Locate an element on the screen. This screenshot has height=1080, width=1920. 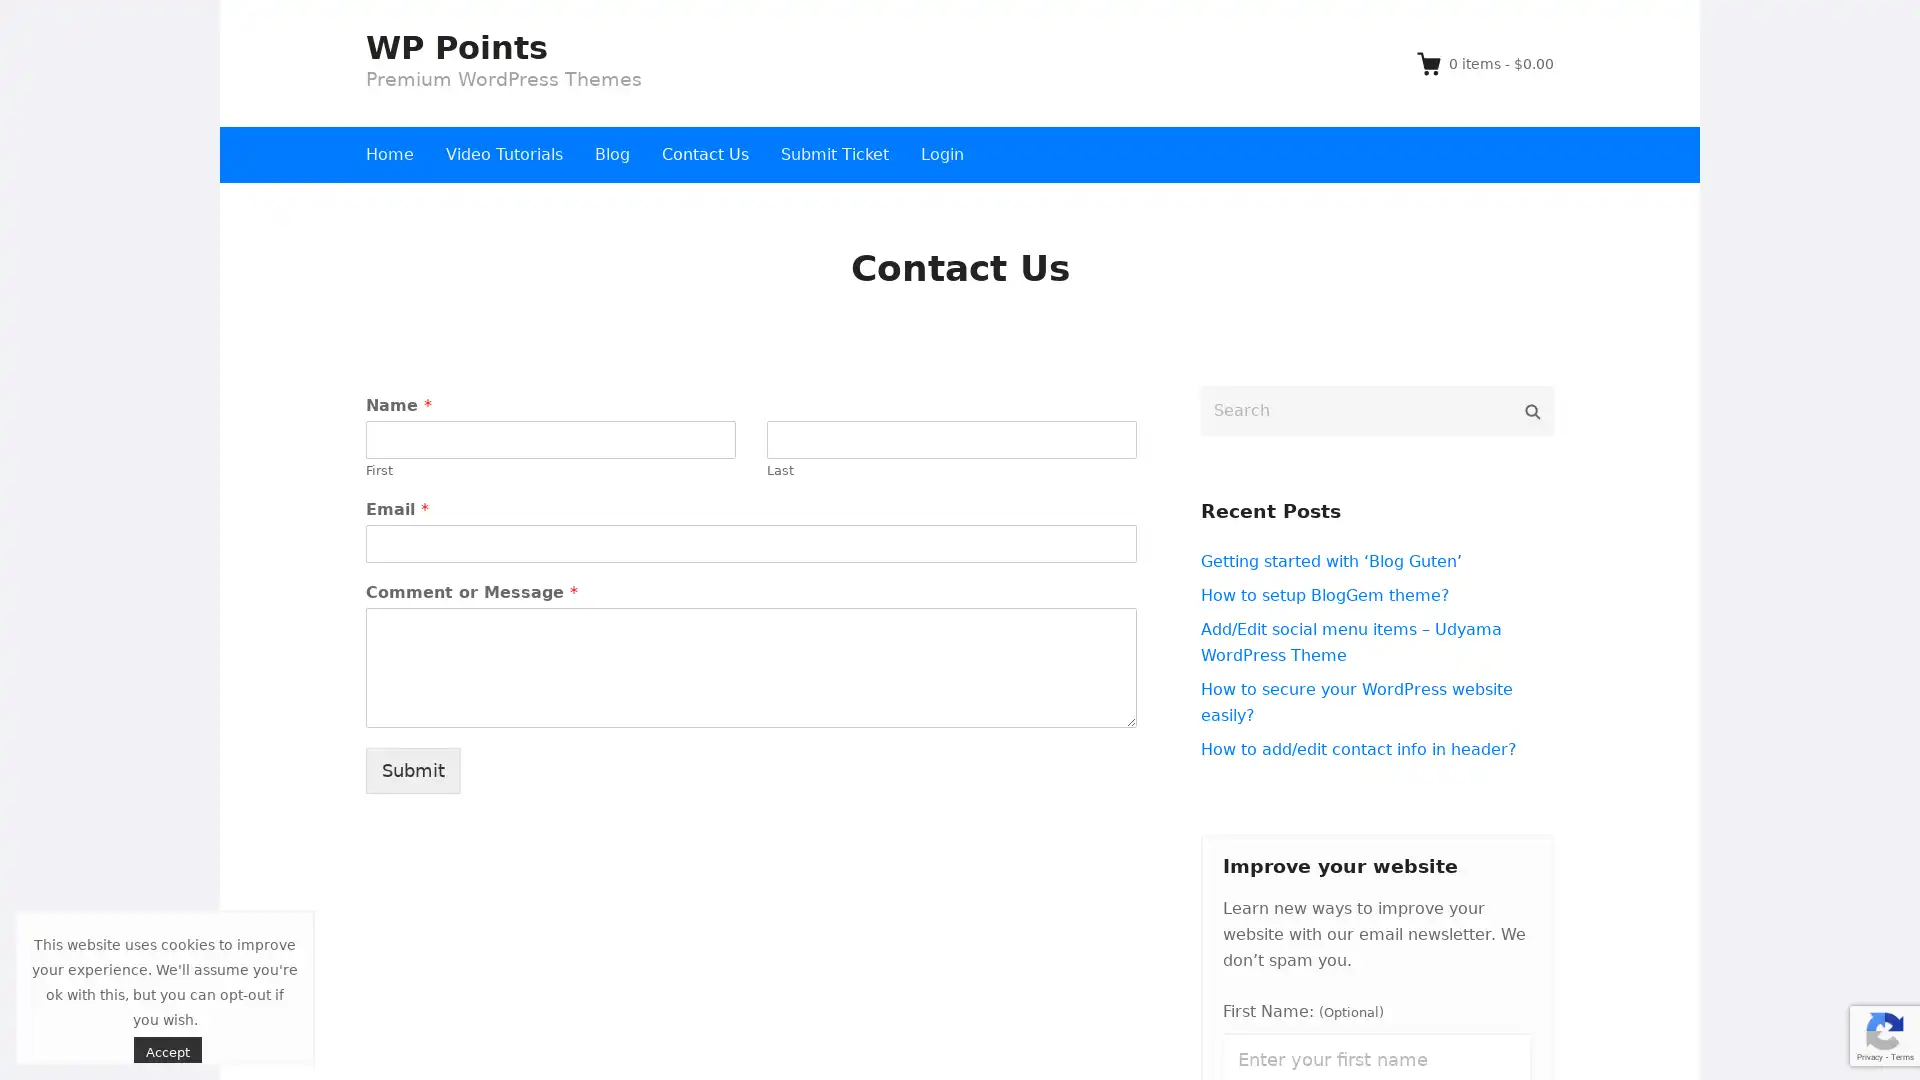
Search is located at coordinates (1531, 410).